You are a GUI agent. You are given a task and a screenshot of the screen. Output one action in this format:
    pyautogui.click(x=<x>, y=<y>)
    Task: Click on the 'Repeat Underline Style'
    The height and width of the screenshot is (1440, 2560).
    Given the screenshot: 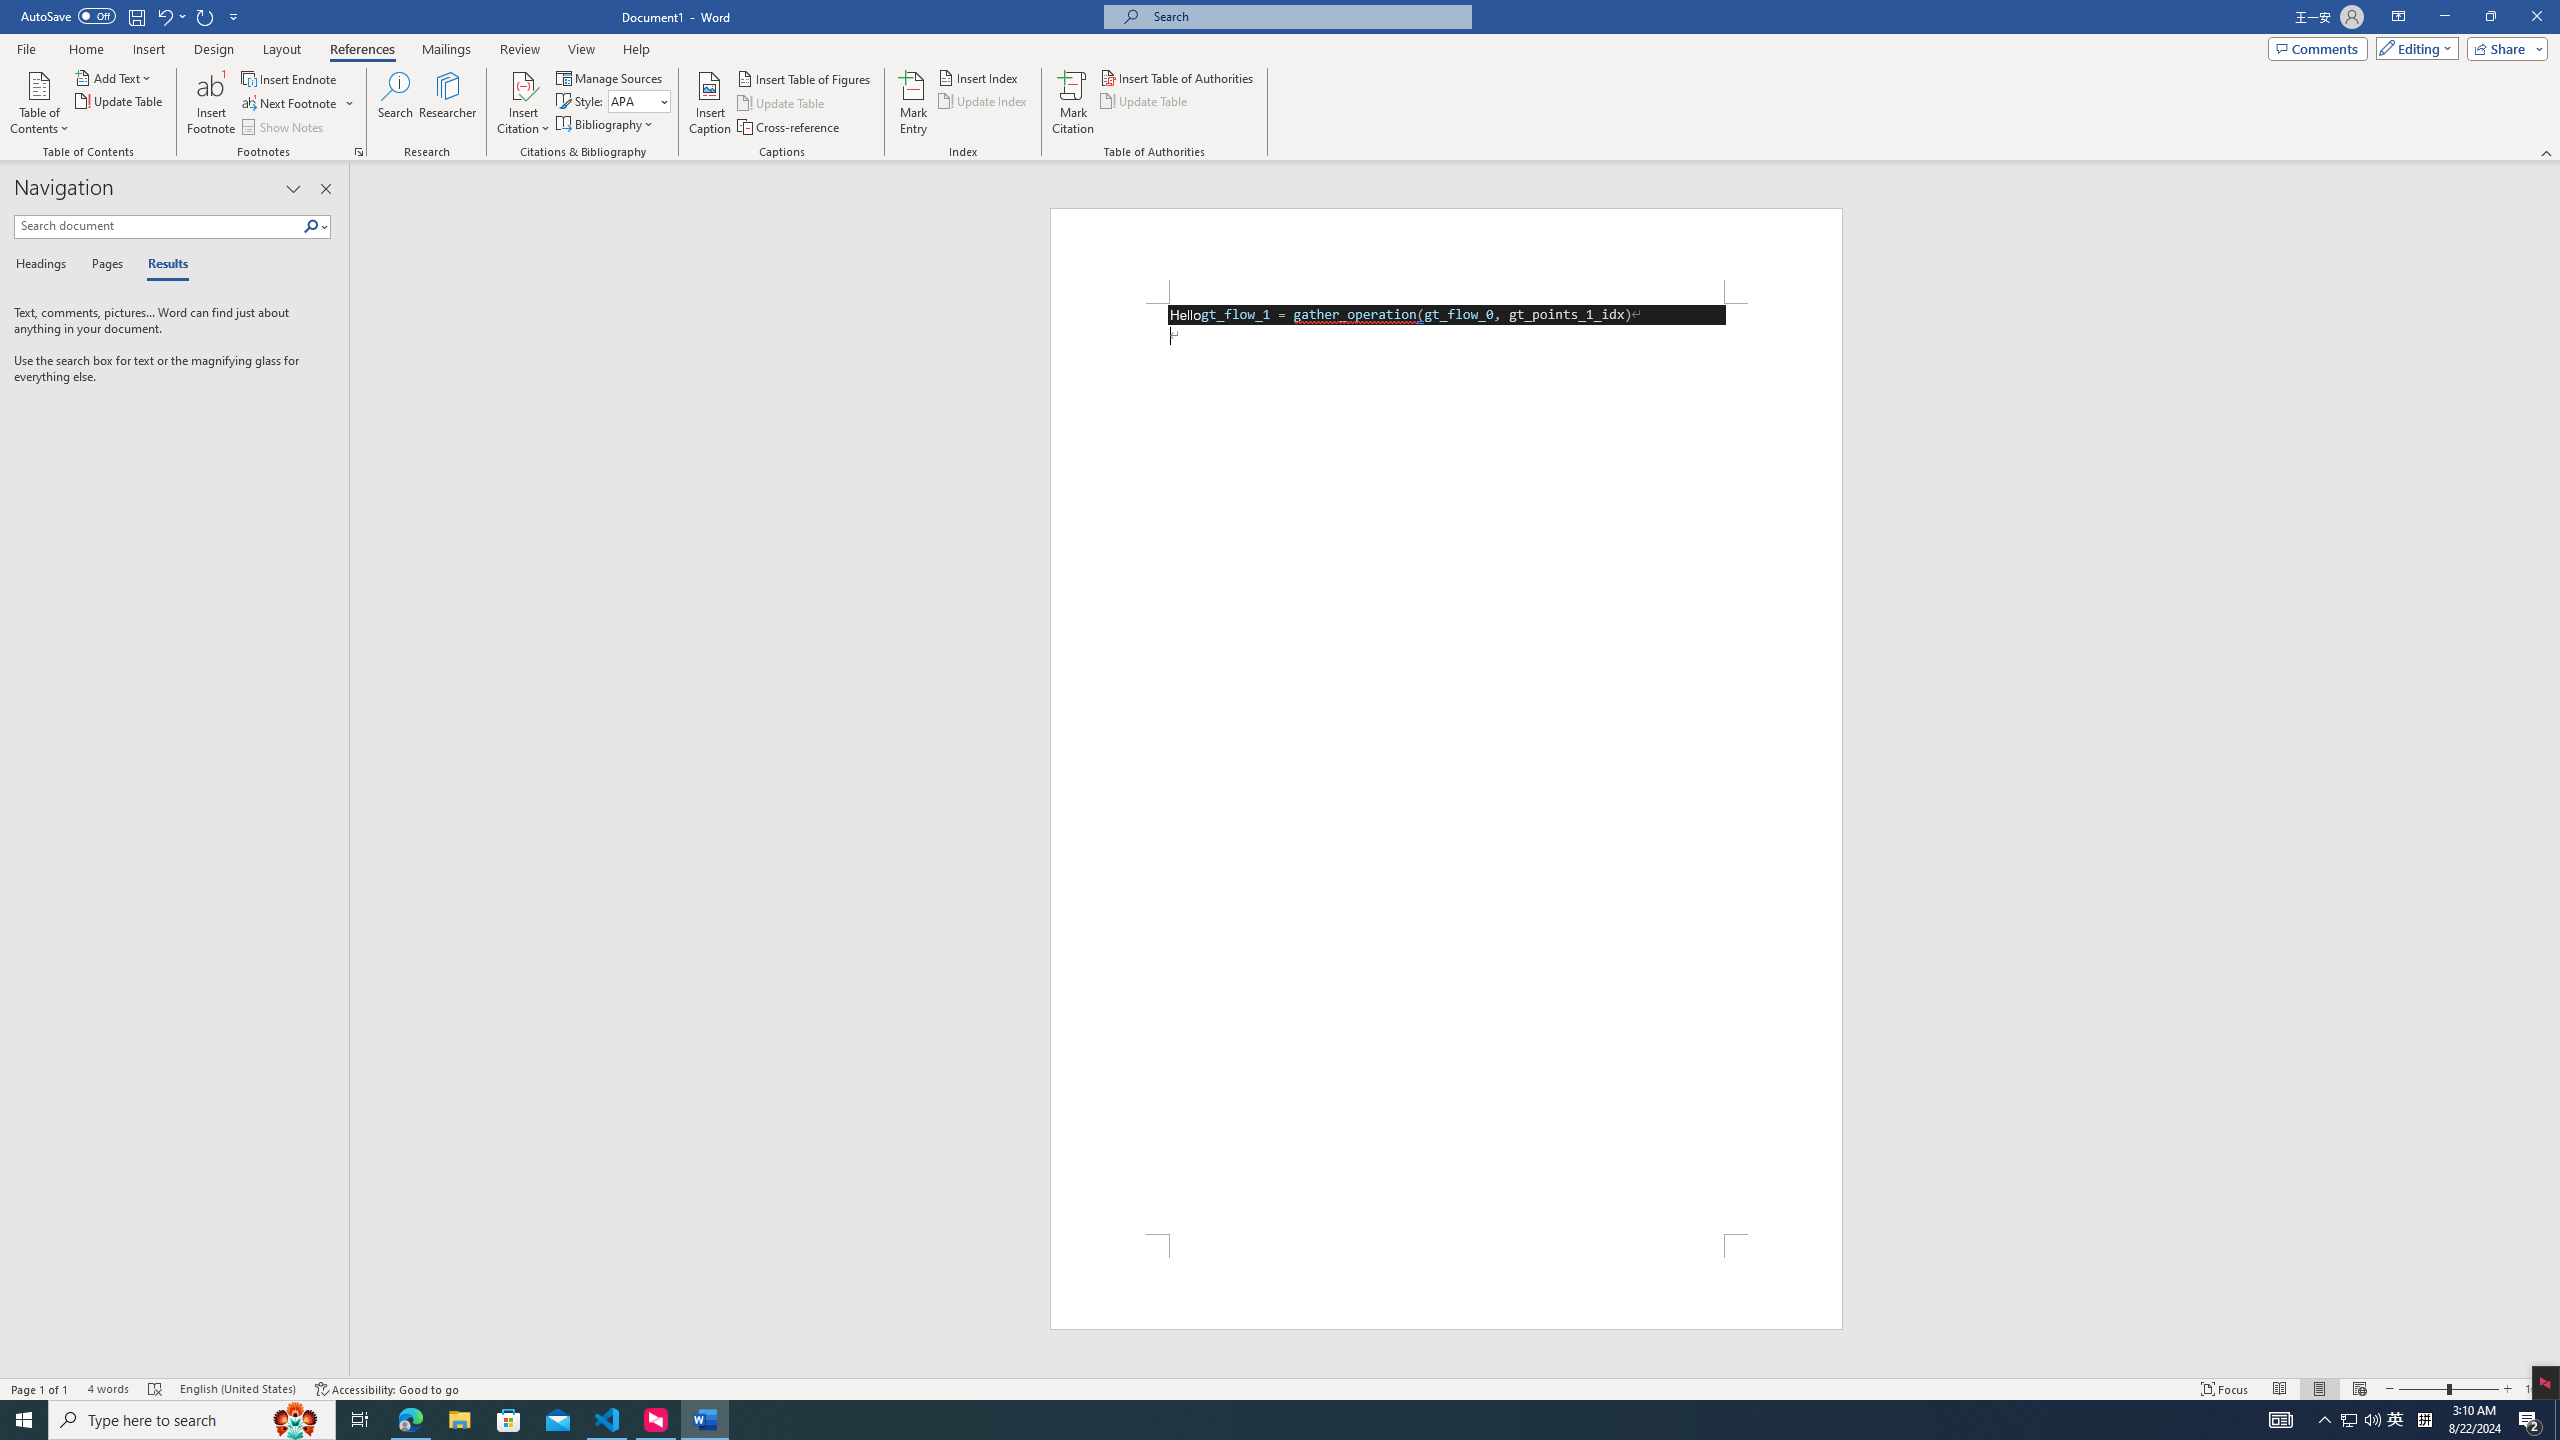 What is the action you would take?
    pyautogui.click(x=205, y=15)
    